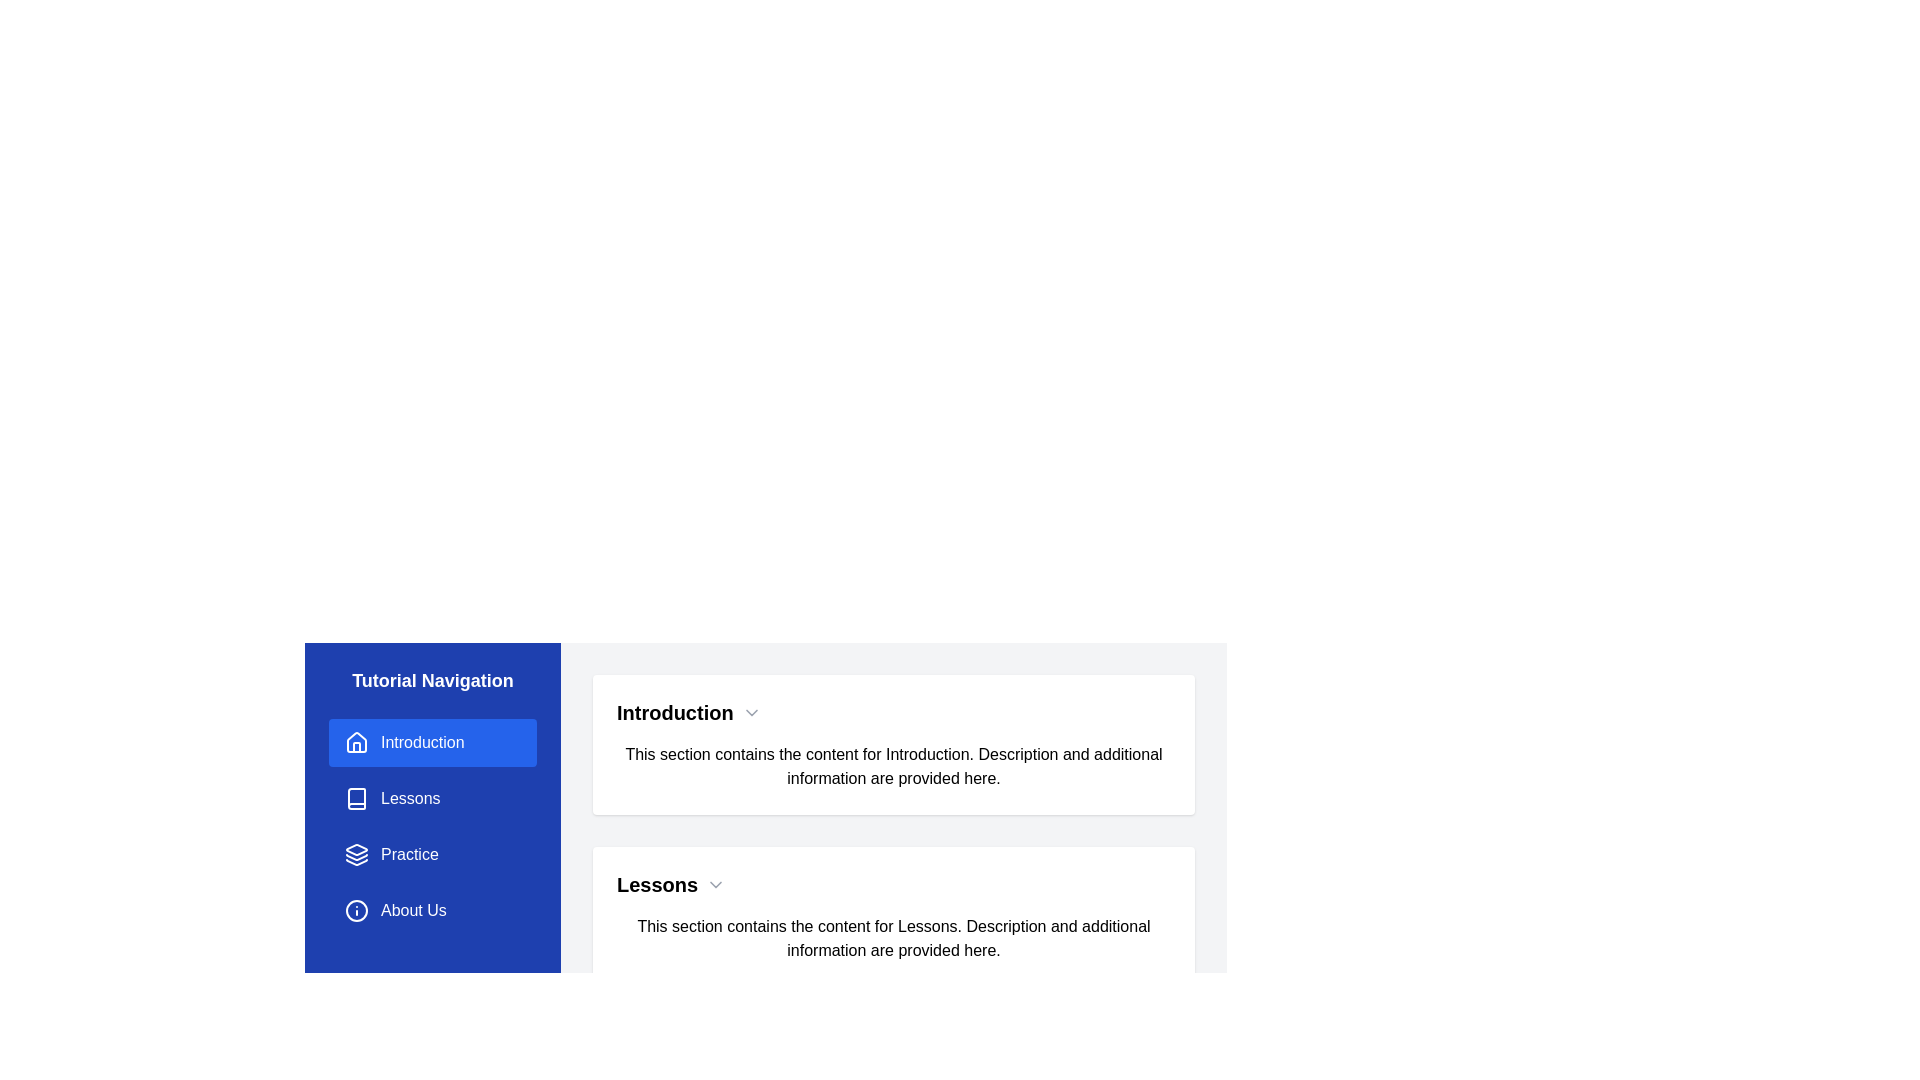 This screenshot has height=1080, width=1920. I want to click on the house icon located at the top of the 'Introduction' button within the sidebar navigation menu, so click(356, 741).